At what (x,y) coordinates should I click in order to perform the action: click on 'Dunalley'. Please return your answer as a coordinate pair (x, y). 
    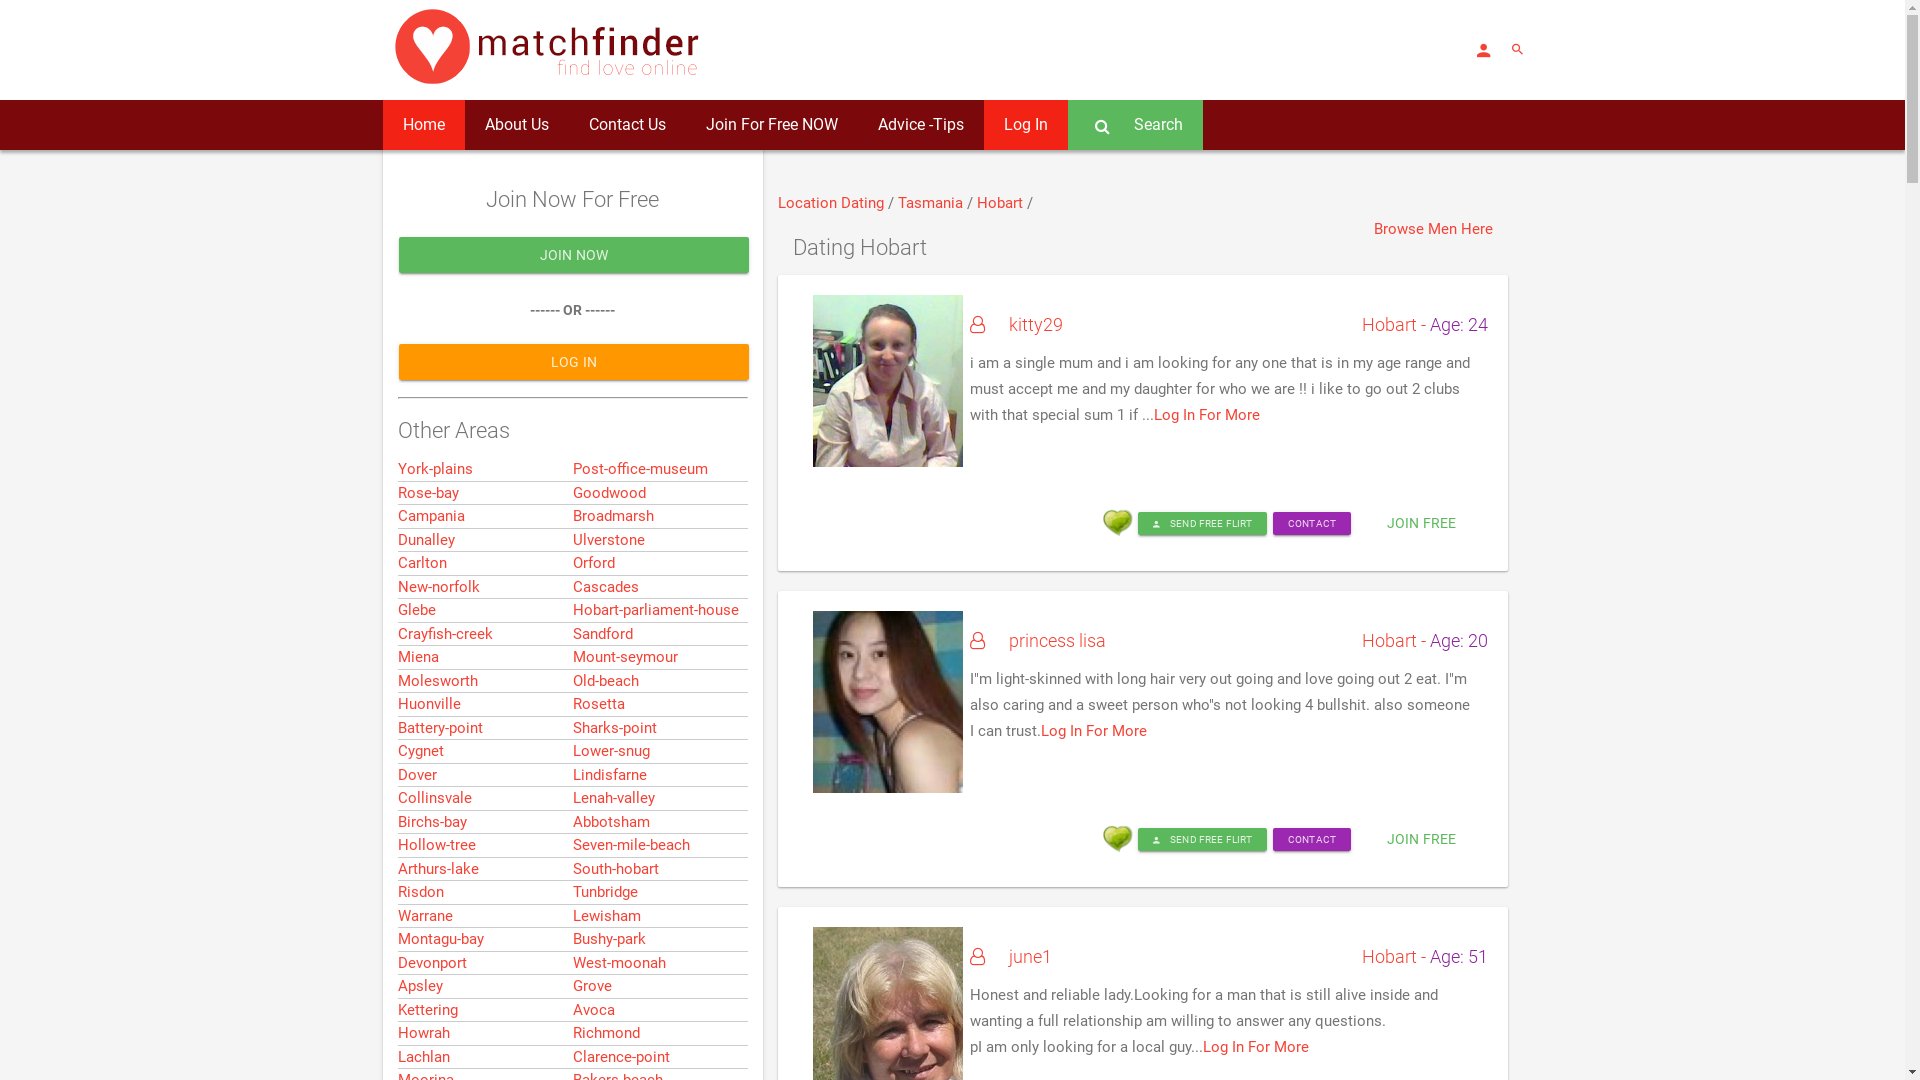
    Looking at the image, I should click on (425, 540).